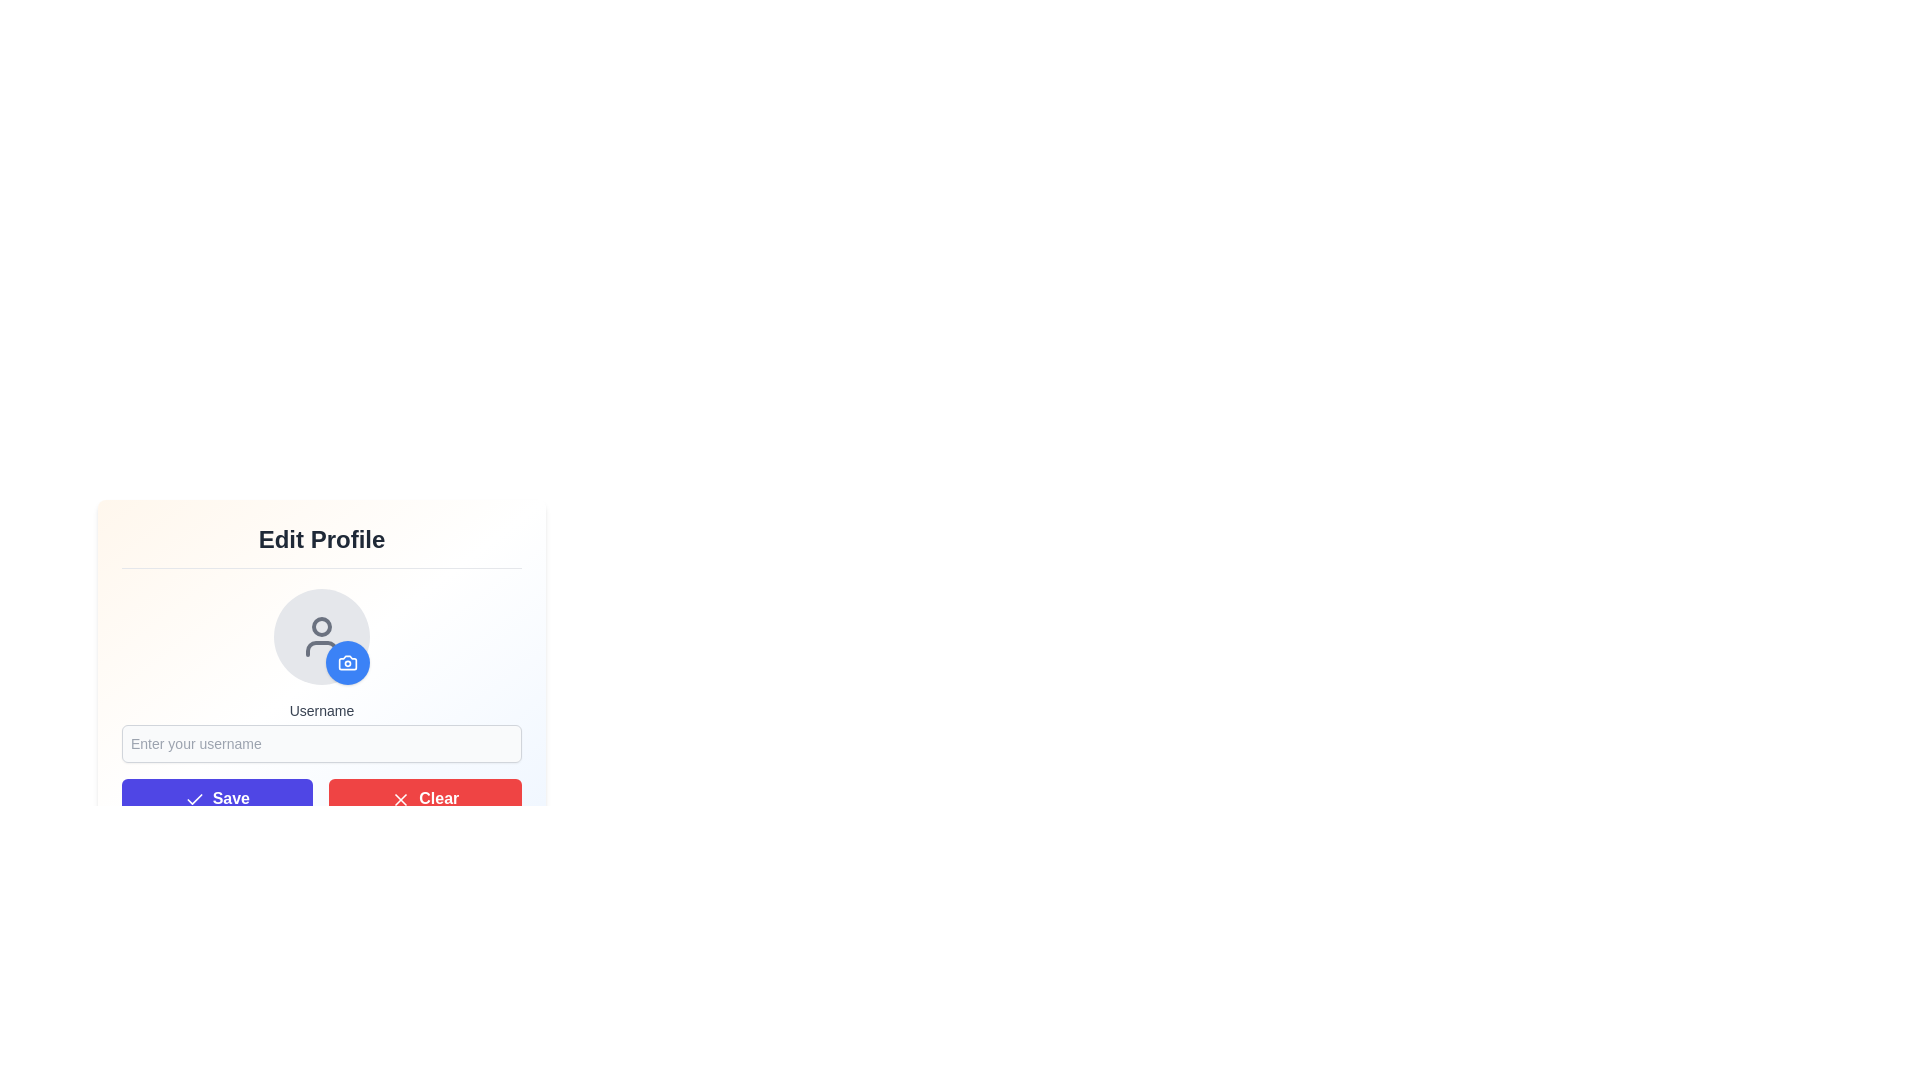  I want to click on 'Username' text label displayed in dark gray color above the input box in the 'Edit Profile' section for guidance, so click(321, 709).